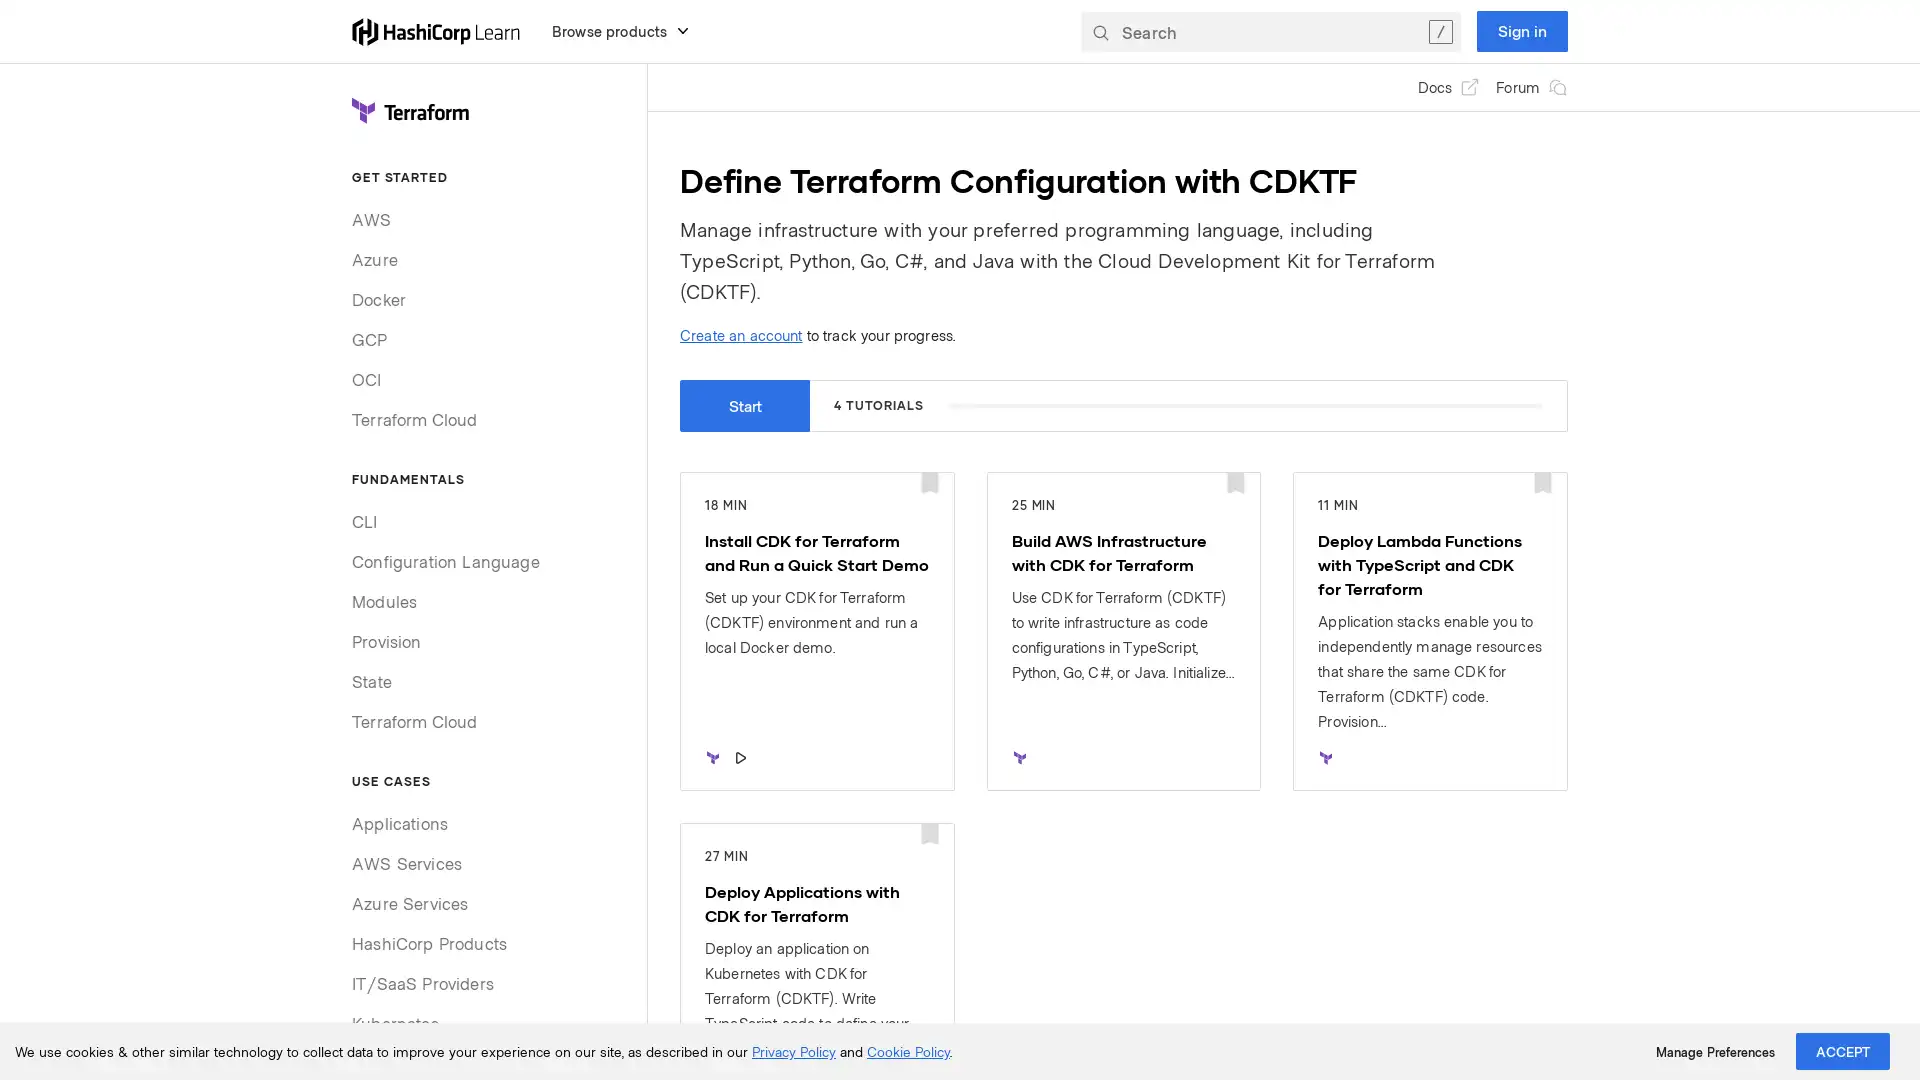 This screenshot has width=1920, height=1080. Describe the element at coordinates (1440, 30) in the screenshot. I see `Clear the search query.` at that location.